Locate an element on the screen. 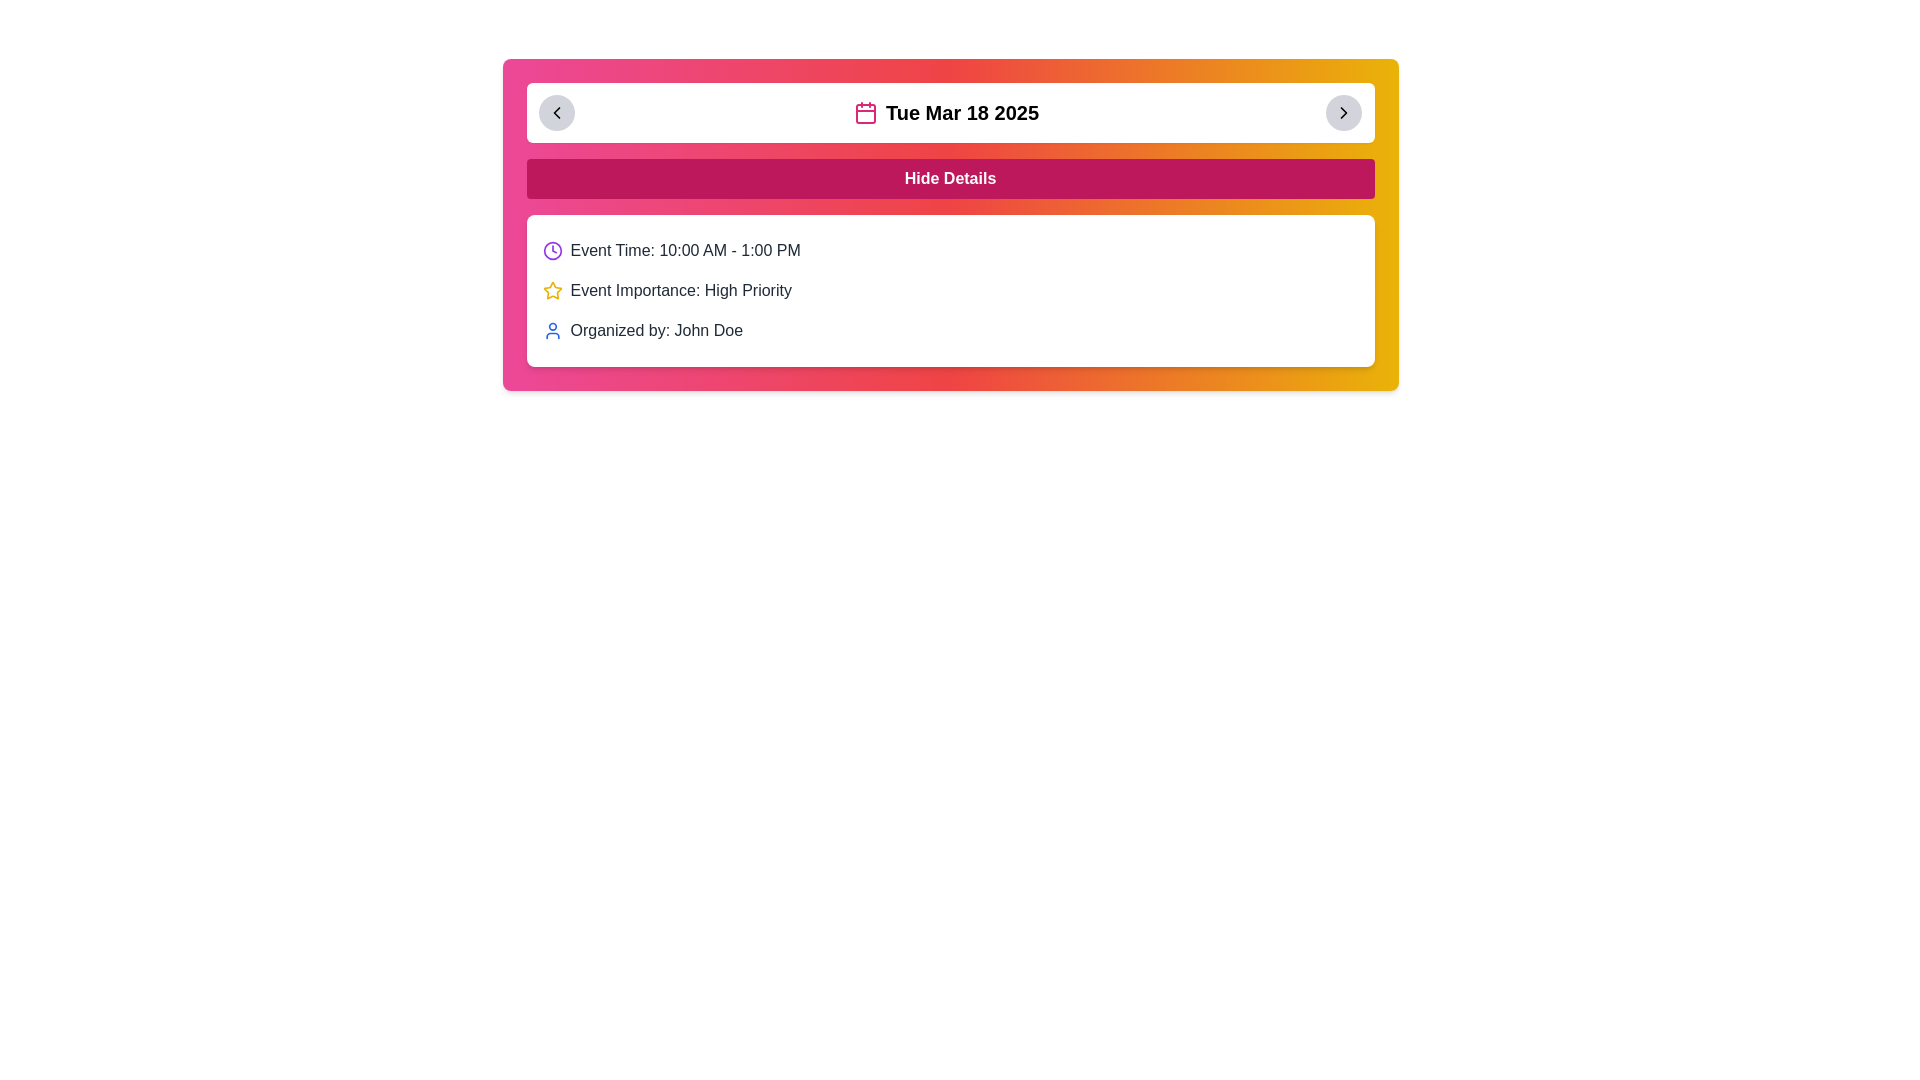 The width and height of the screenshot is (1920, 1080). the right navigation button located in the top-right corner of the date and calendar view controls is located at coordinates (1344, 112).